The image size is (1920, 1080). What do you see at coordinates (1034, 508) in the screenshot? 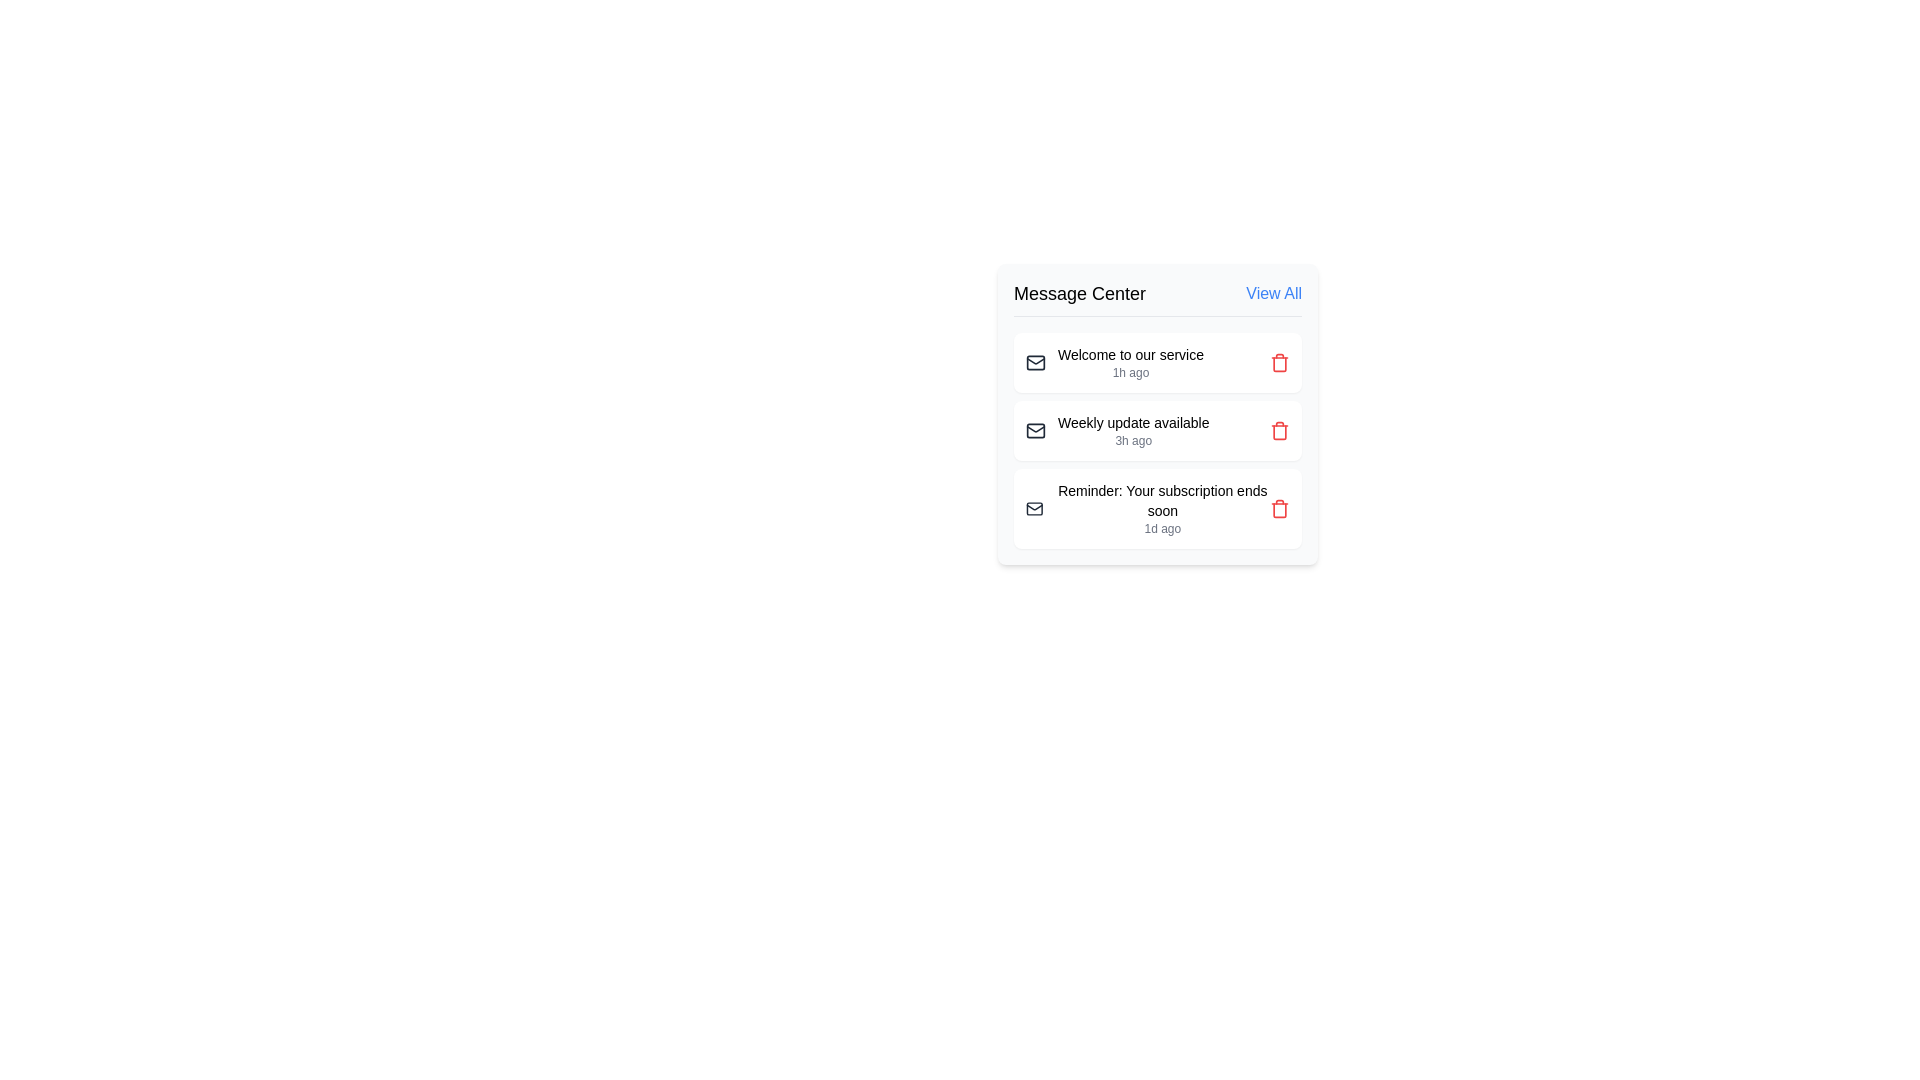
I see `the graphical representation of the email icon in the third entry titled 'Reminder: Your subscription ends soon'` at bounding box center [1034, 508].